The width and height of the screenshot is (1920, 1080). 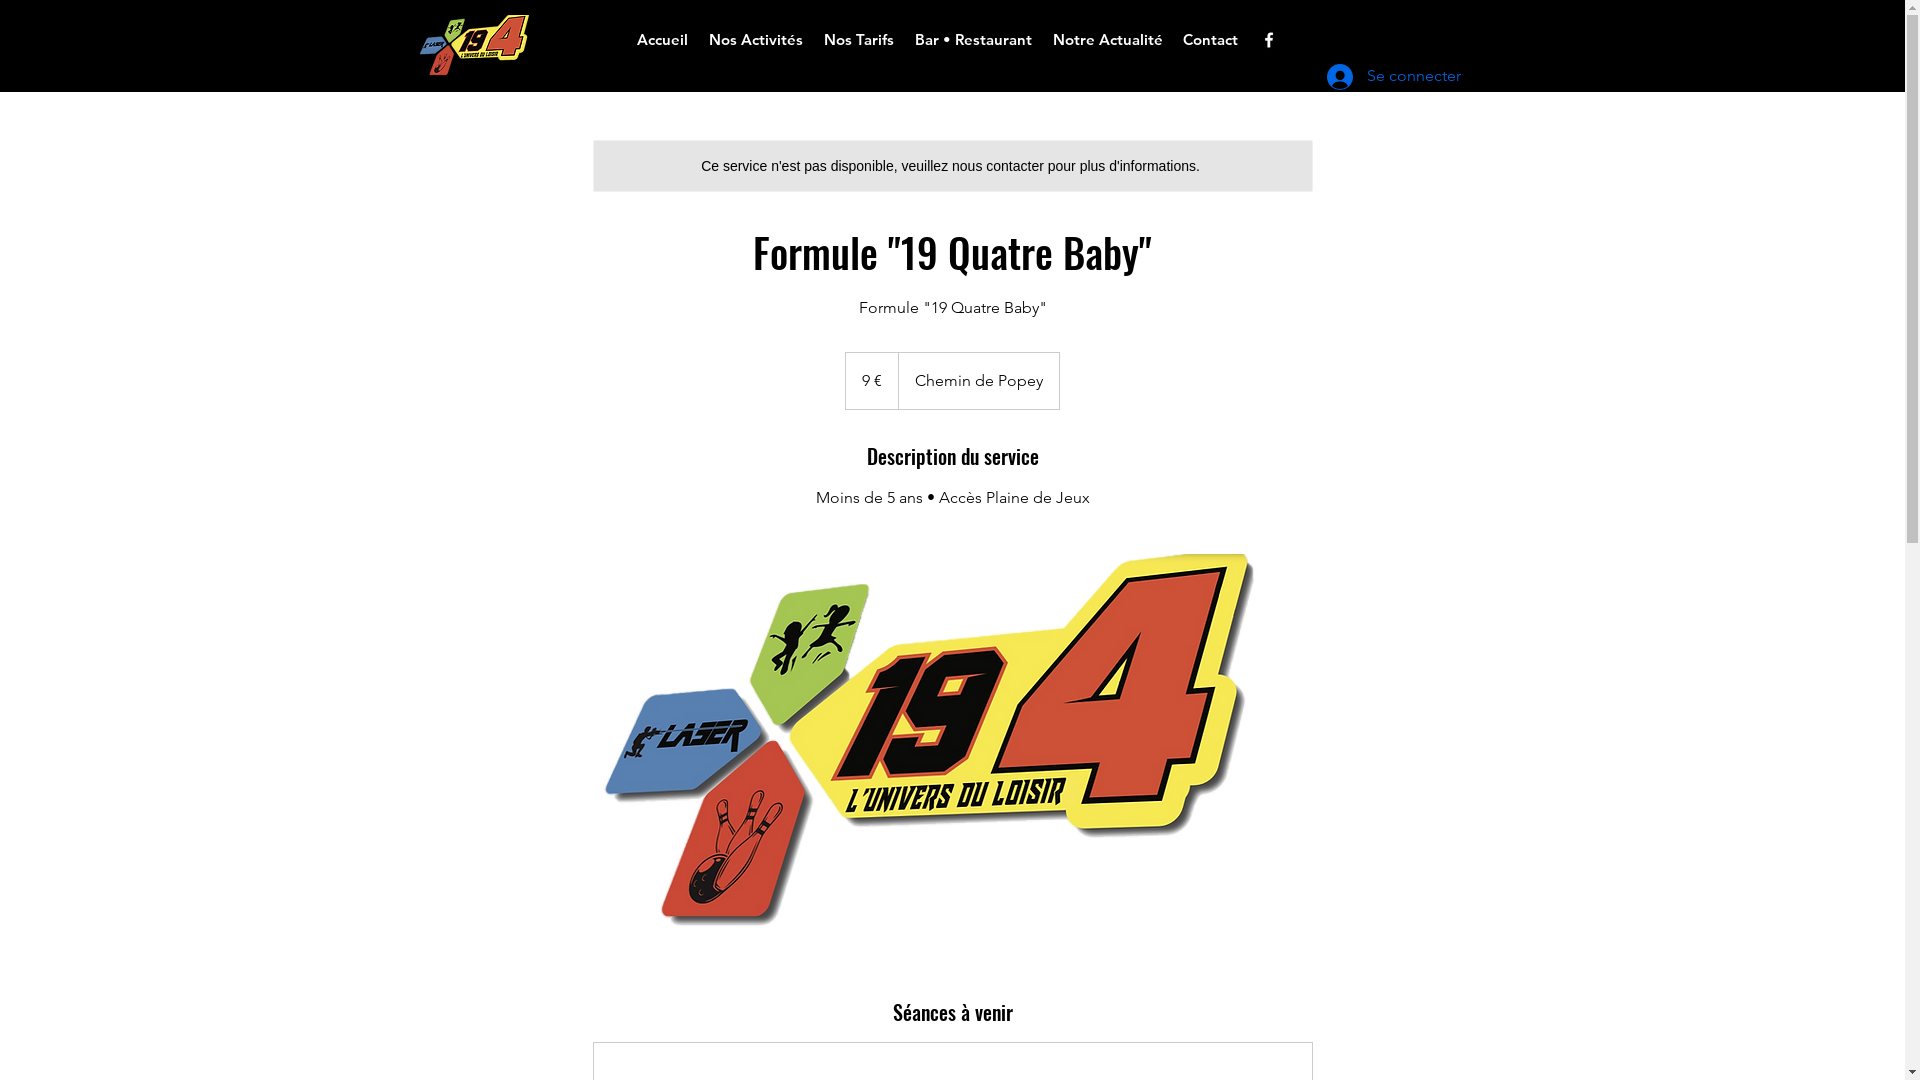 I want to click on 'Nos Tarifs', so click(x=859, y=39).